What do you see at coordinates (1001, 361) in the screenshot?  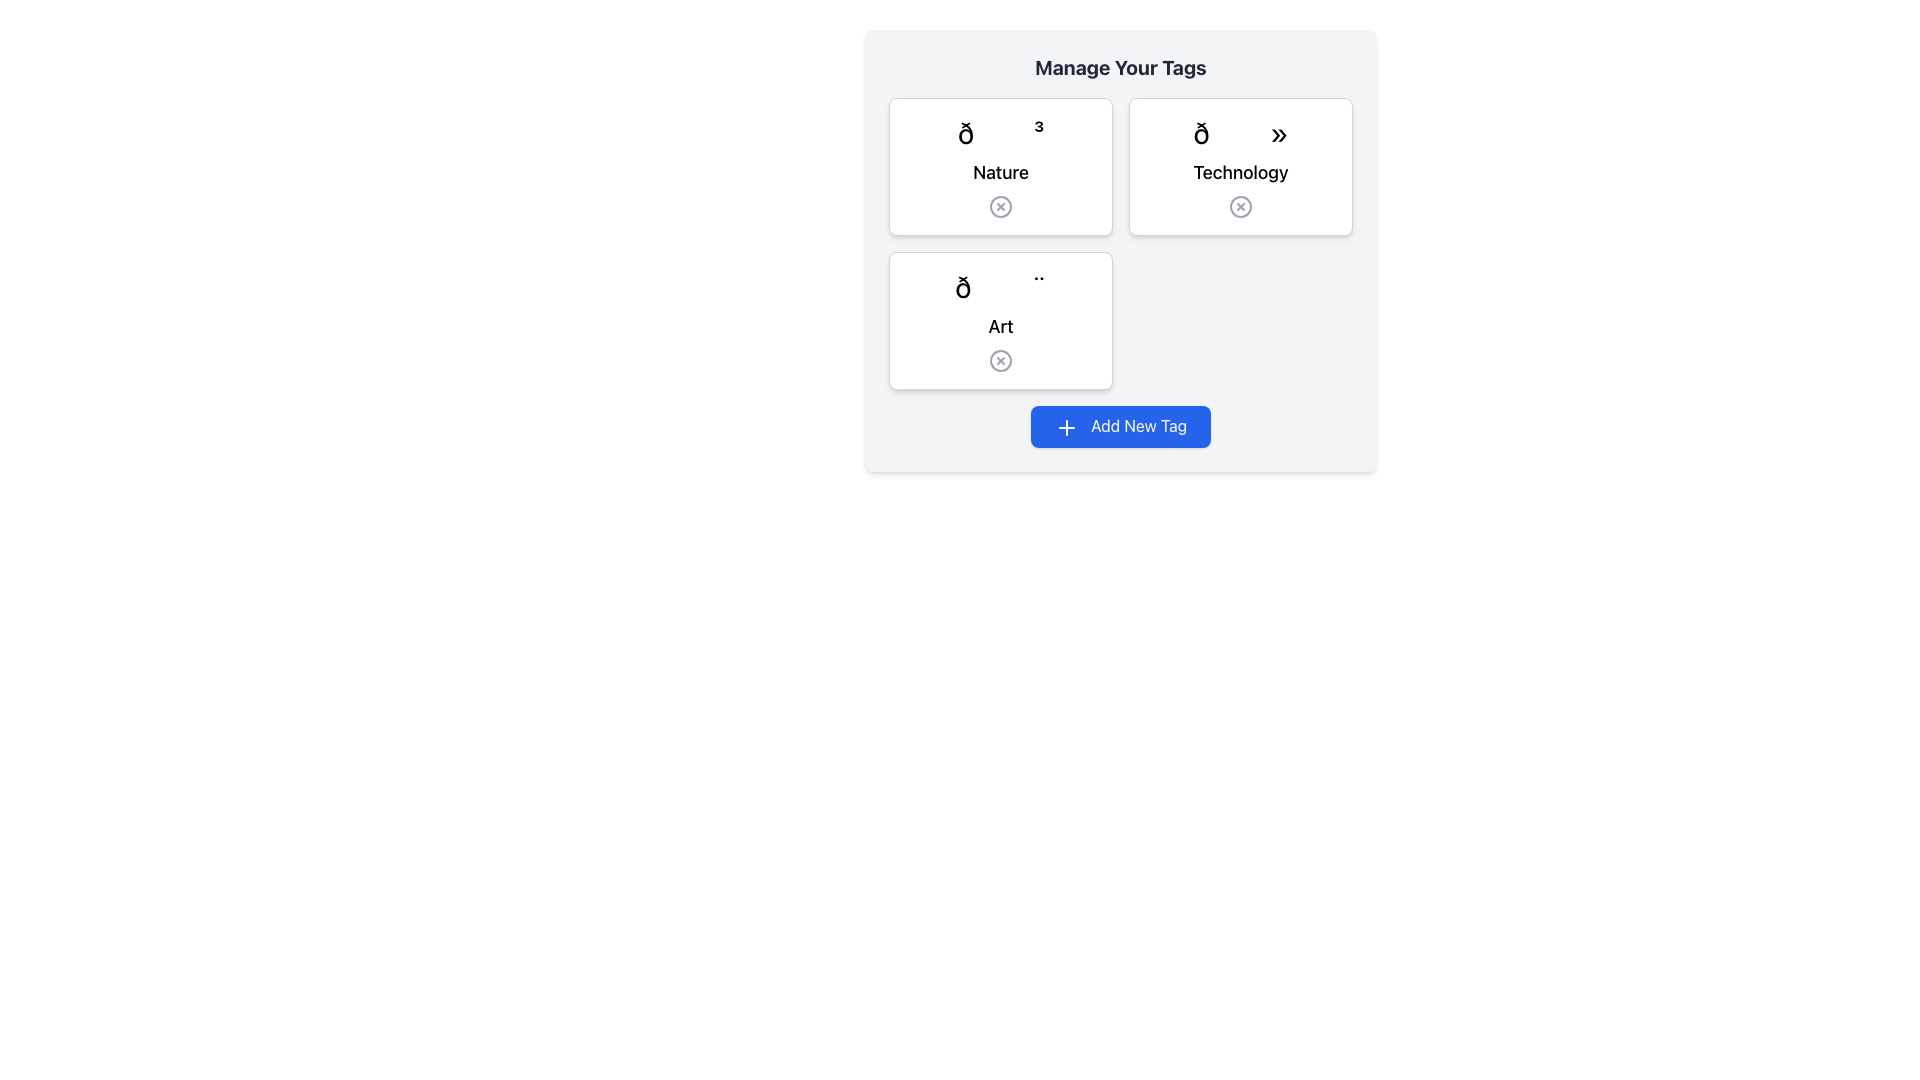 I see `the dismiss/remove icon located at the bottom-center of the 'Art' card` at bounding box center [1001, 361].